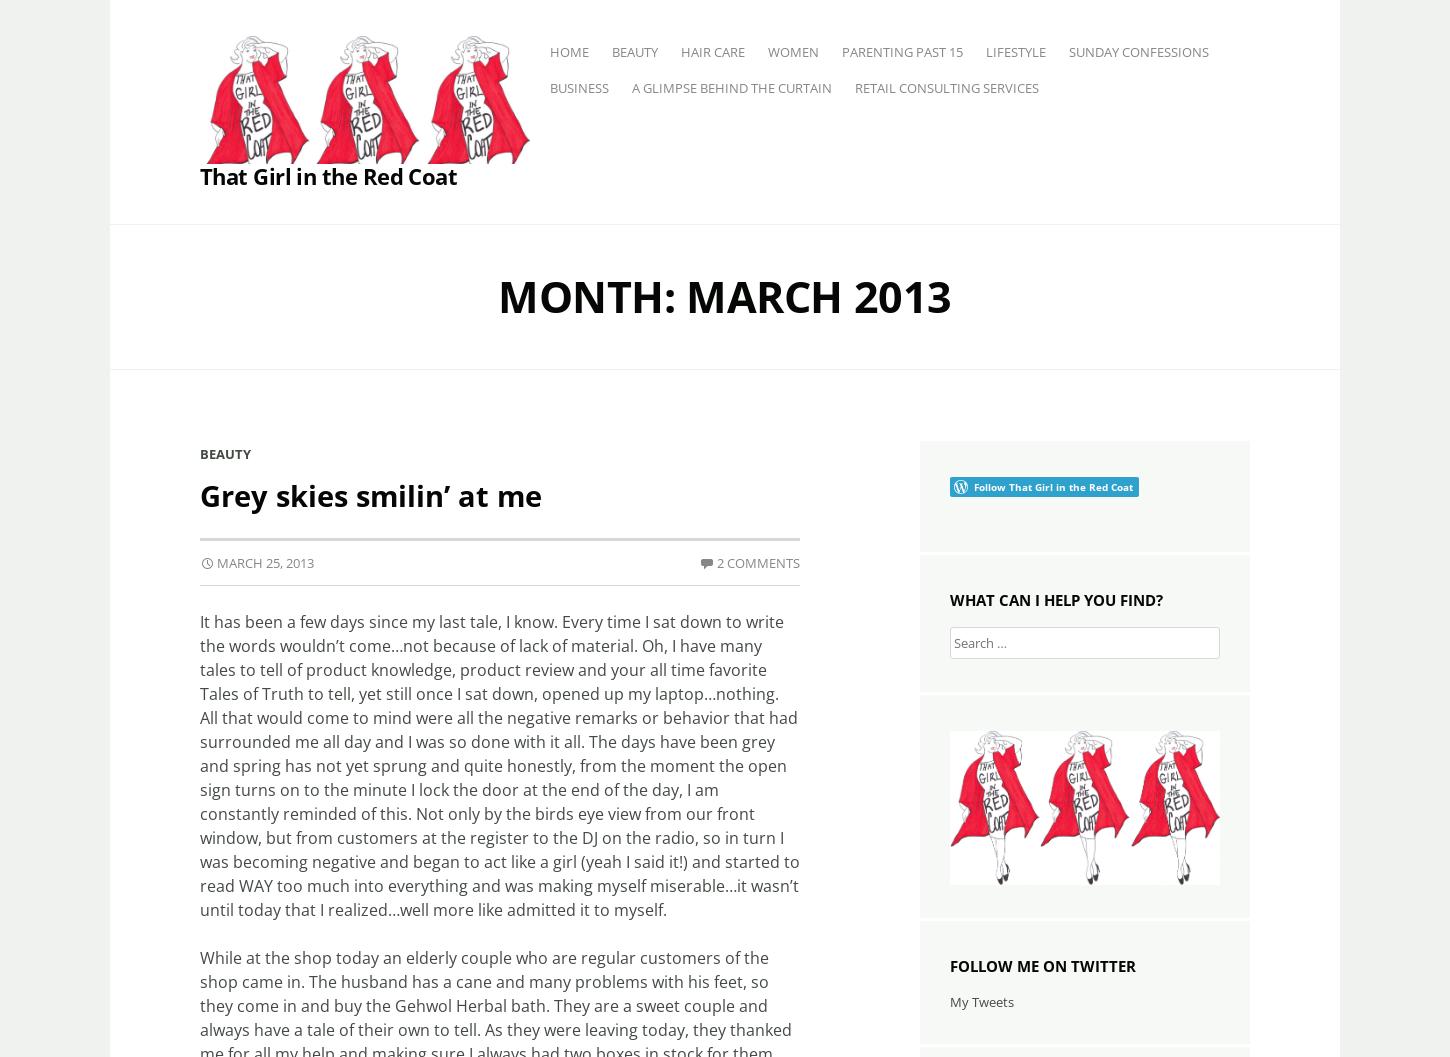  What do you see at coordinates (758, 561) in the screenshot?
I see `'2 Comments'` at bounding box center [758, 561].